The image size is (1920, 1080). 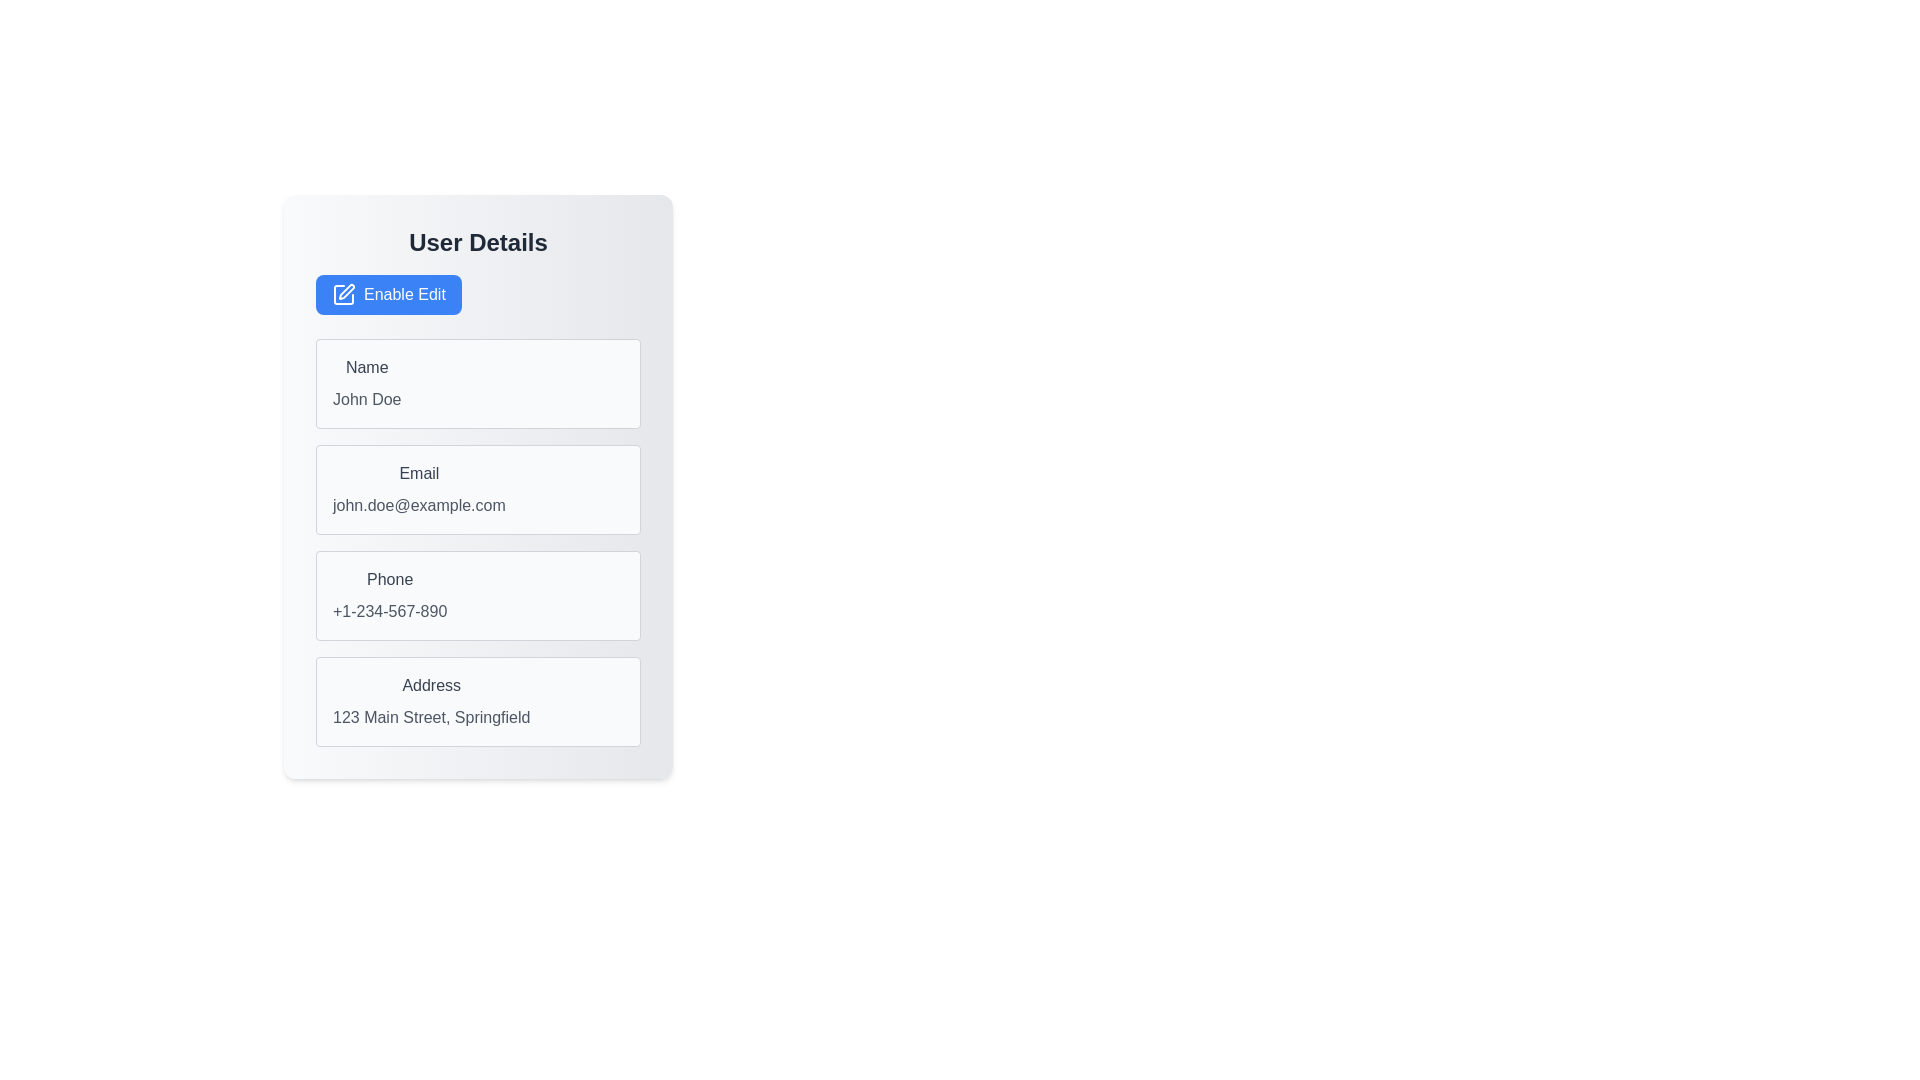 What do you see at coordinates (390, 611) in the screenshot?
I see `the Text display showing the user's phone number, located under the 'Phone' label in the contact information card` at bounding box center [390, 611].